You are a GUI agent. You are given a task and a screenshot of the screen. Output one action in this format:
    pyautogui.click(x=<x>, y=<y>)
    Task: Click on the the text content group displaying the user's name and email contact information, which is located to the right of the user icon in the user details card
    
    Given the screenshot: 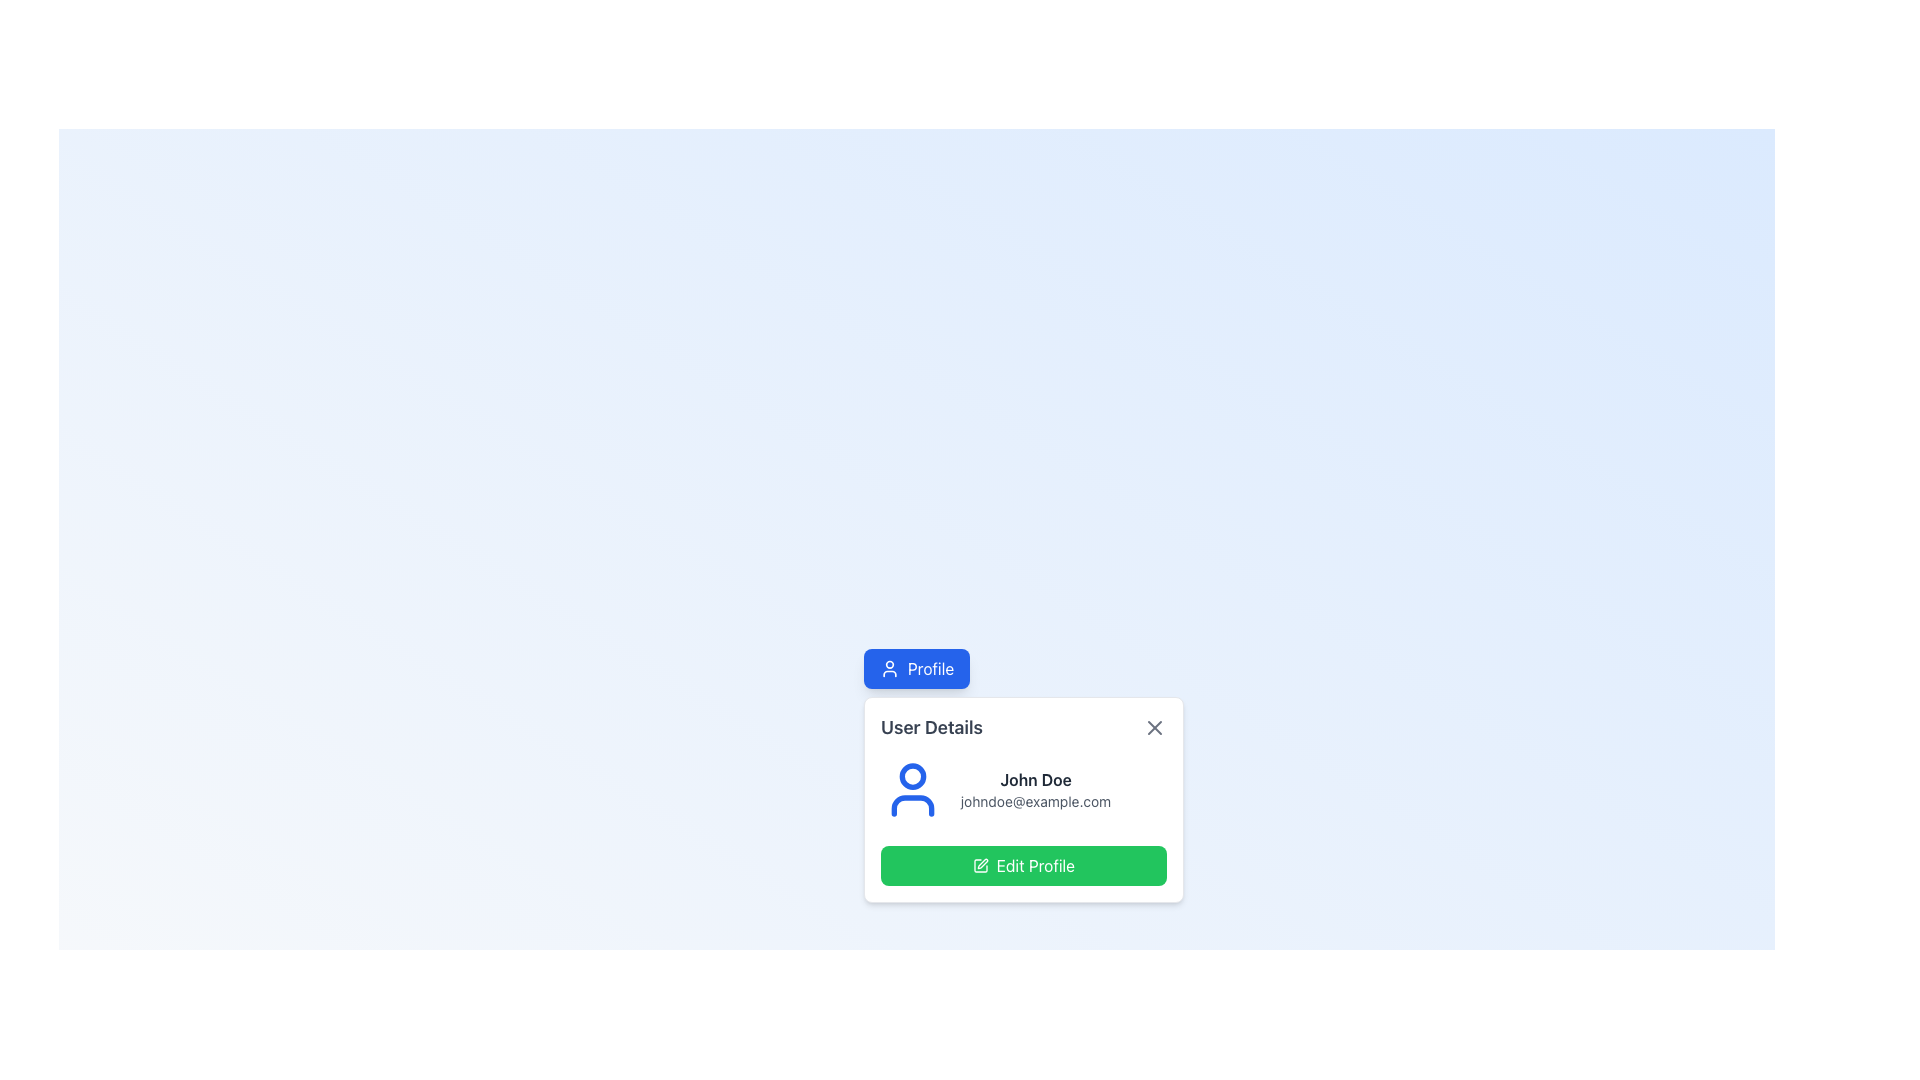 What is the action you would take?
    pyautogui.click(x=1036, y=789)
    